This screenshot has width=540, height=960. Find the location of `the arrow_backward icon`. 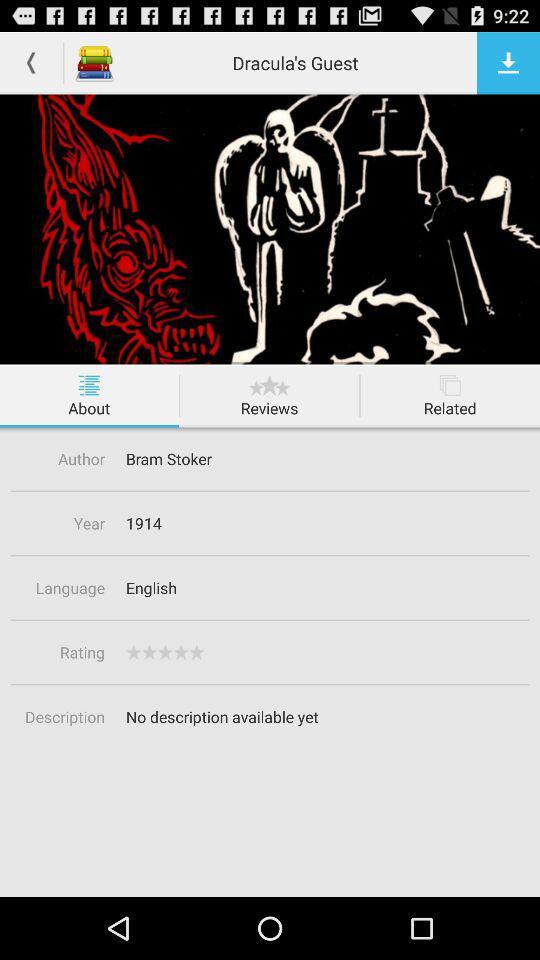

the arrow_backward icon is located at coordinates (30, 67).